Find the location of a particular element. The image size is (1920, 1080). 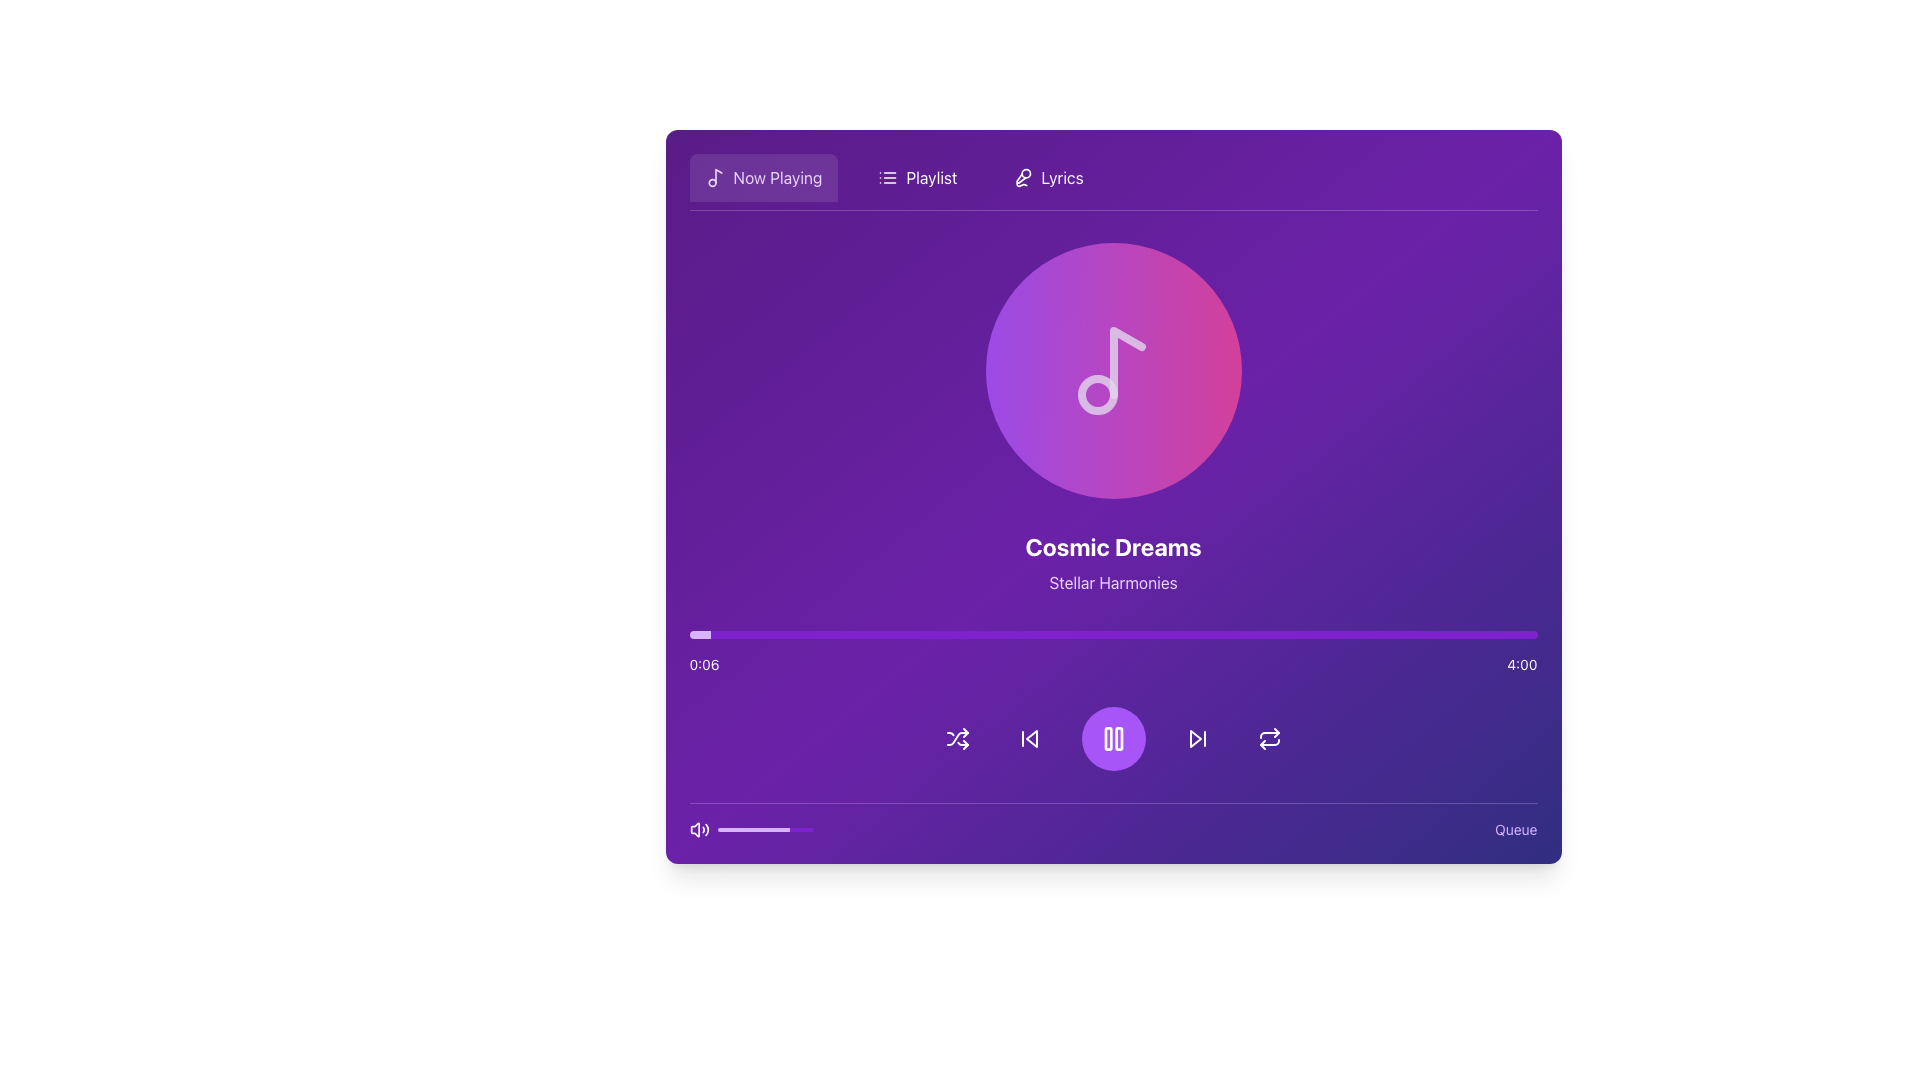

the progress bar located centrally within the music player interface to adjust the playback position is located at coordinates (1112, 651).